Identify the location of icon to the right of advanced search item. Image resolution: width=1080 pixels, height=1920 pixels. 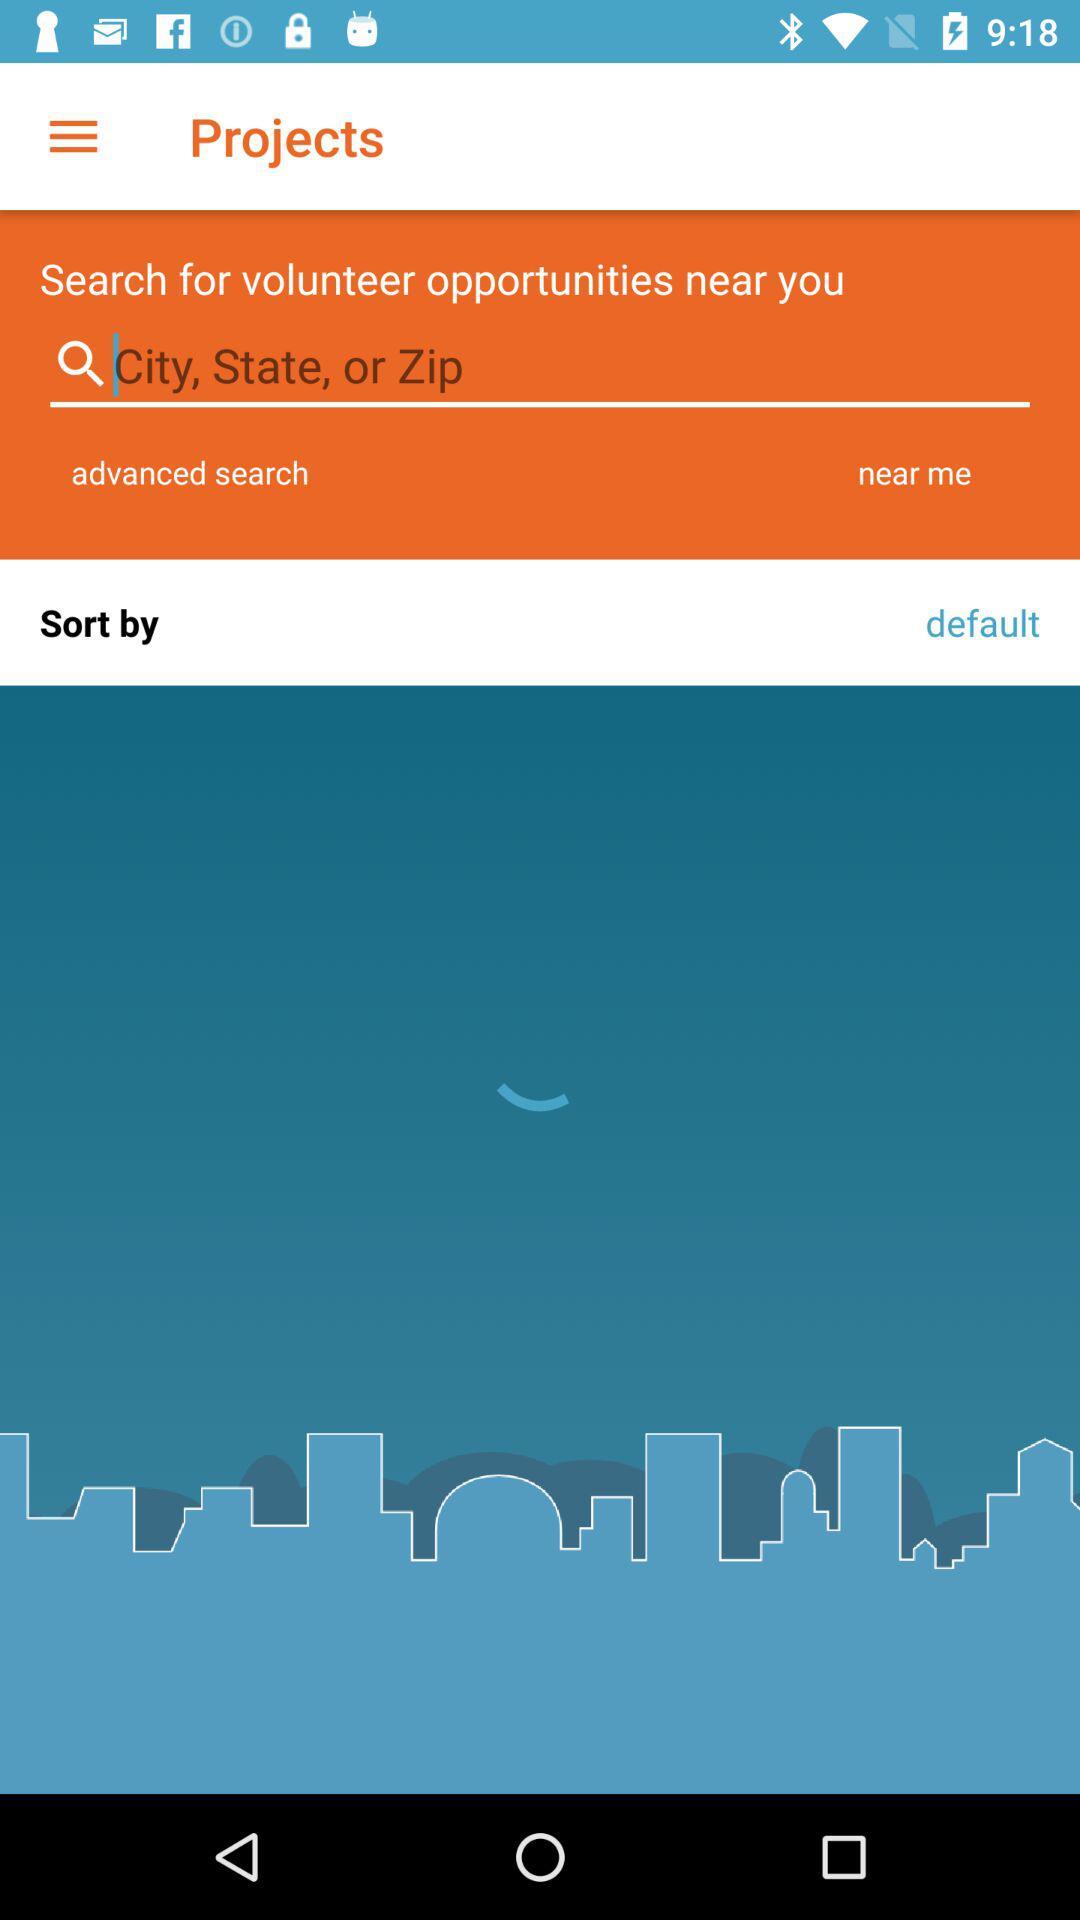
(914, 471).